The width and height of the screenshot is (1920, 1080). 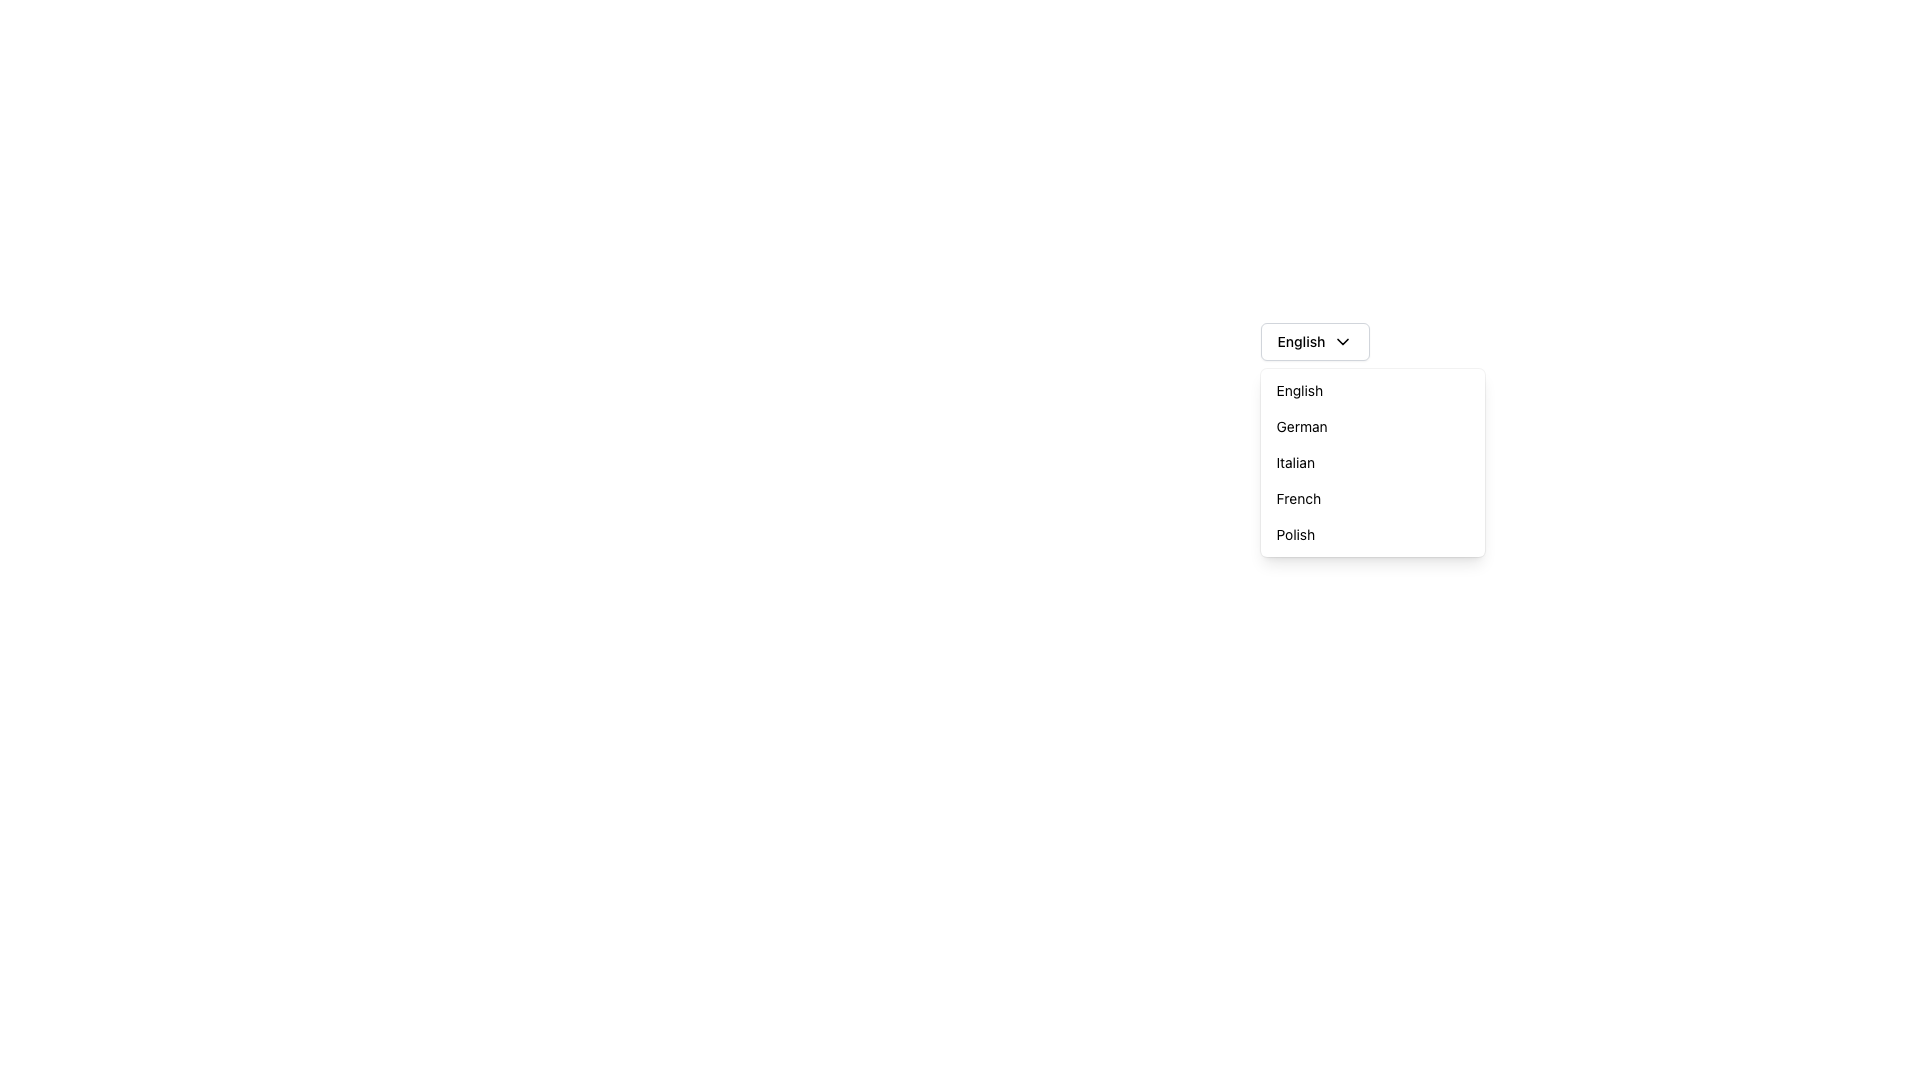 I want to click on the small black downward-pointing arrow icon for the dropdown menu, located to the right of the text 'English', so click(x=1343, y=341).